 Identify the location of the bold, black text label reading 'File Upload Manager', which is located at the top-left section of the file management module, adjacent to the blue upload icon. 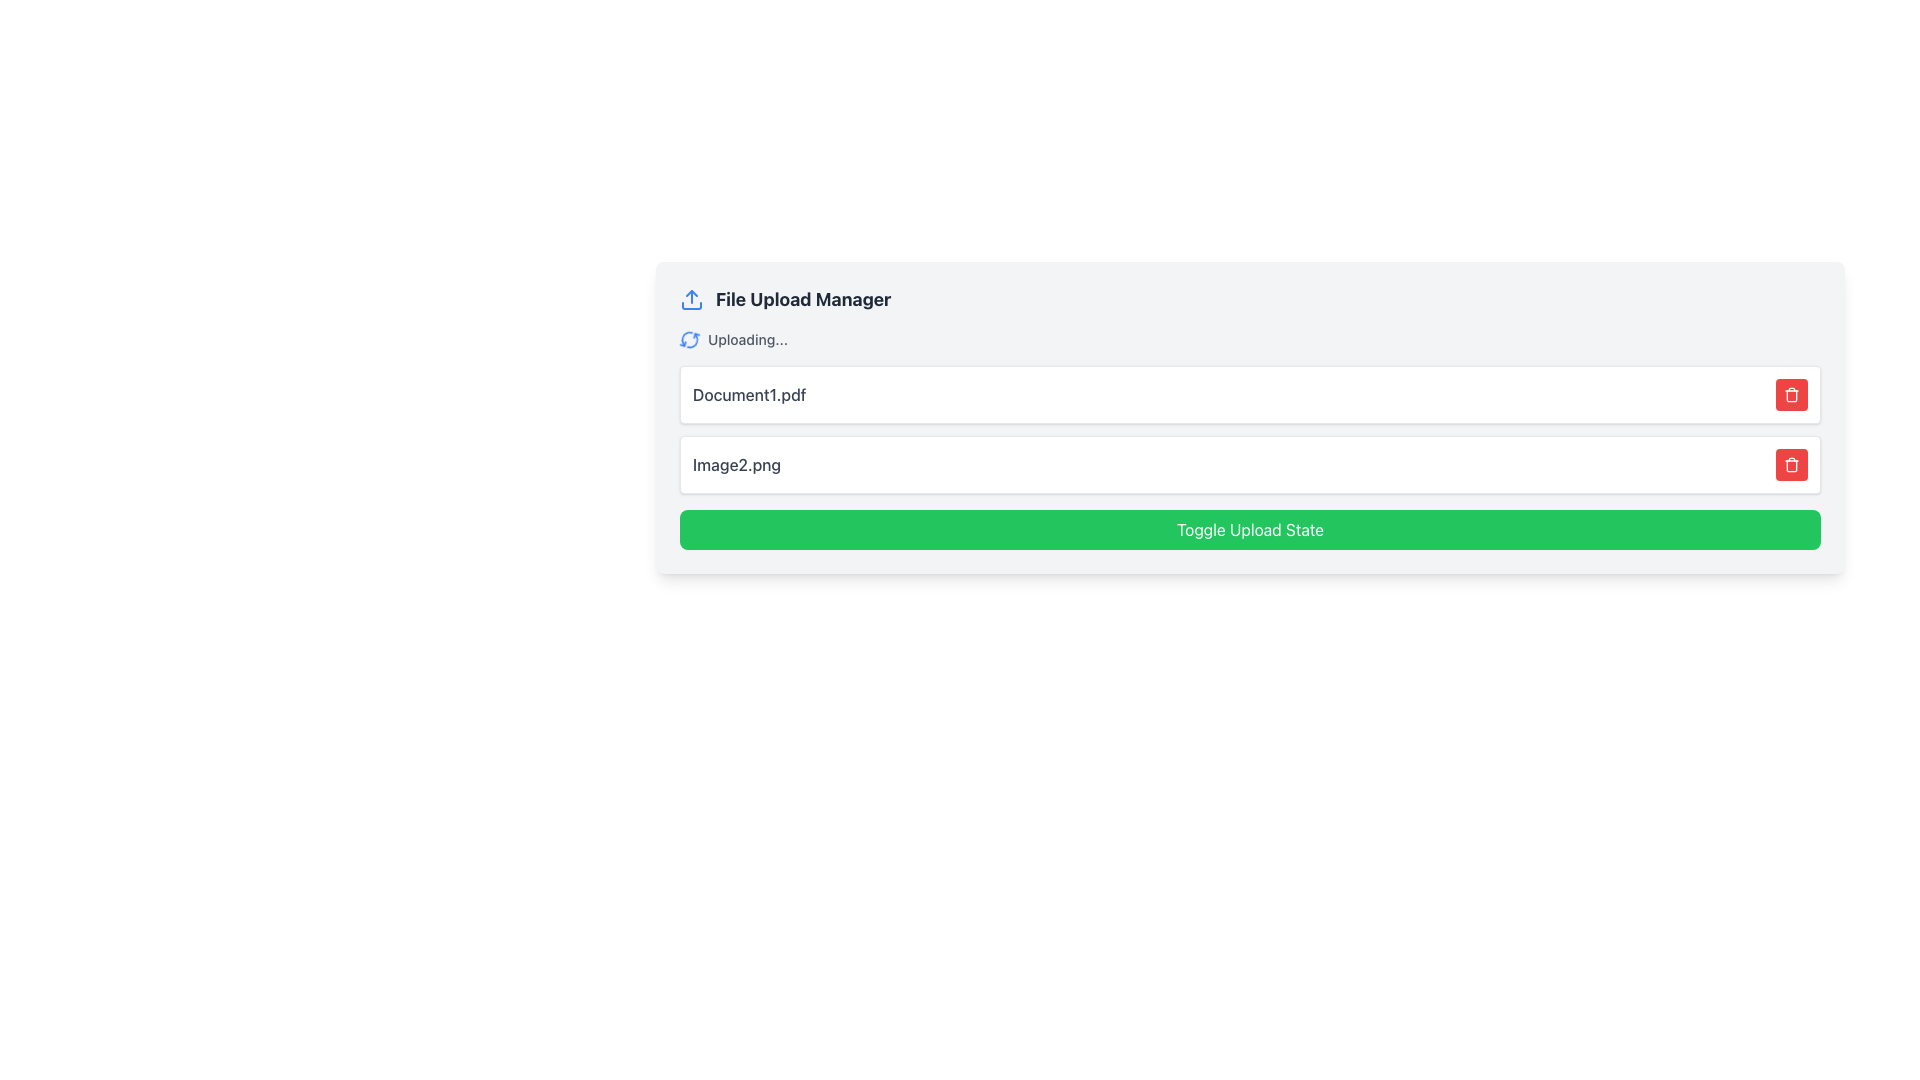
(803, 300).